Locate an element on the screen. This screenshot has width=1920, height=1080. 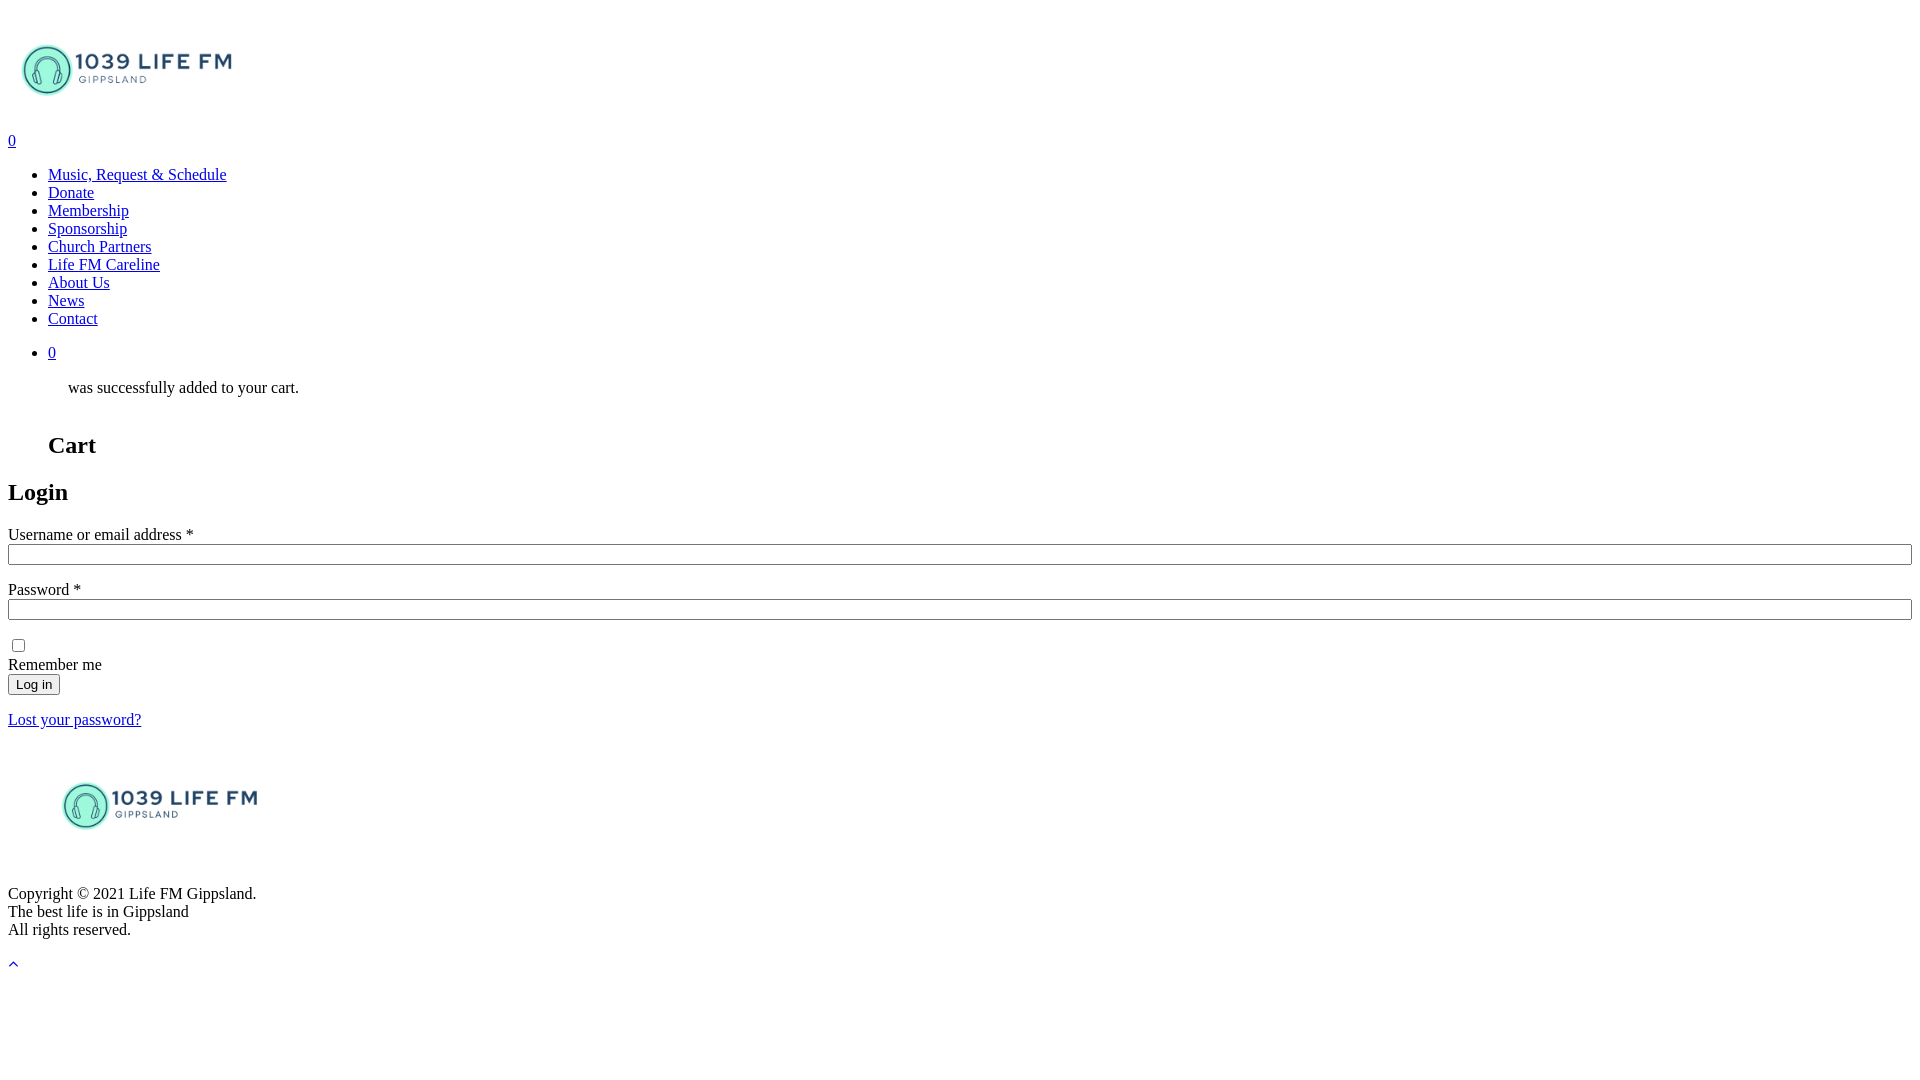
'Contact' is located at coordinates (48, 317).